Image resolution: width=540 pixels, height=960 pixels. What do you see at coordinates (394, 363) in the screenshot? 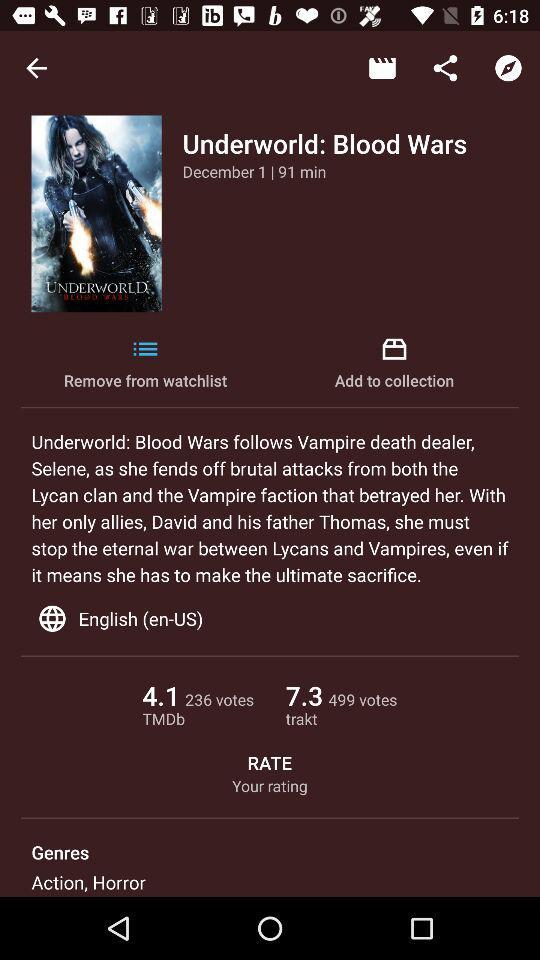
I see `the icon on the right` at bounding box center [394, 363].